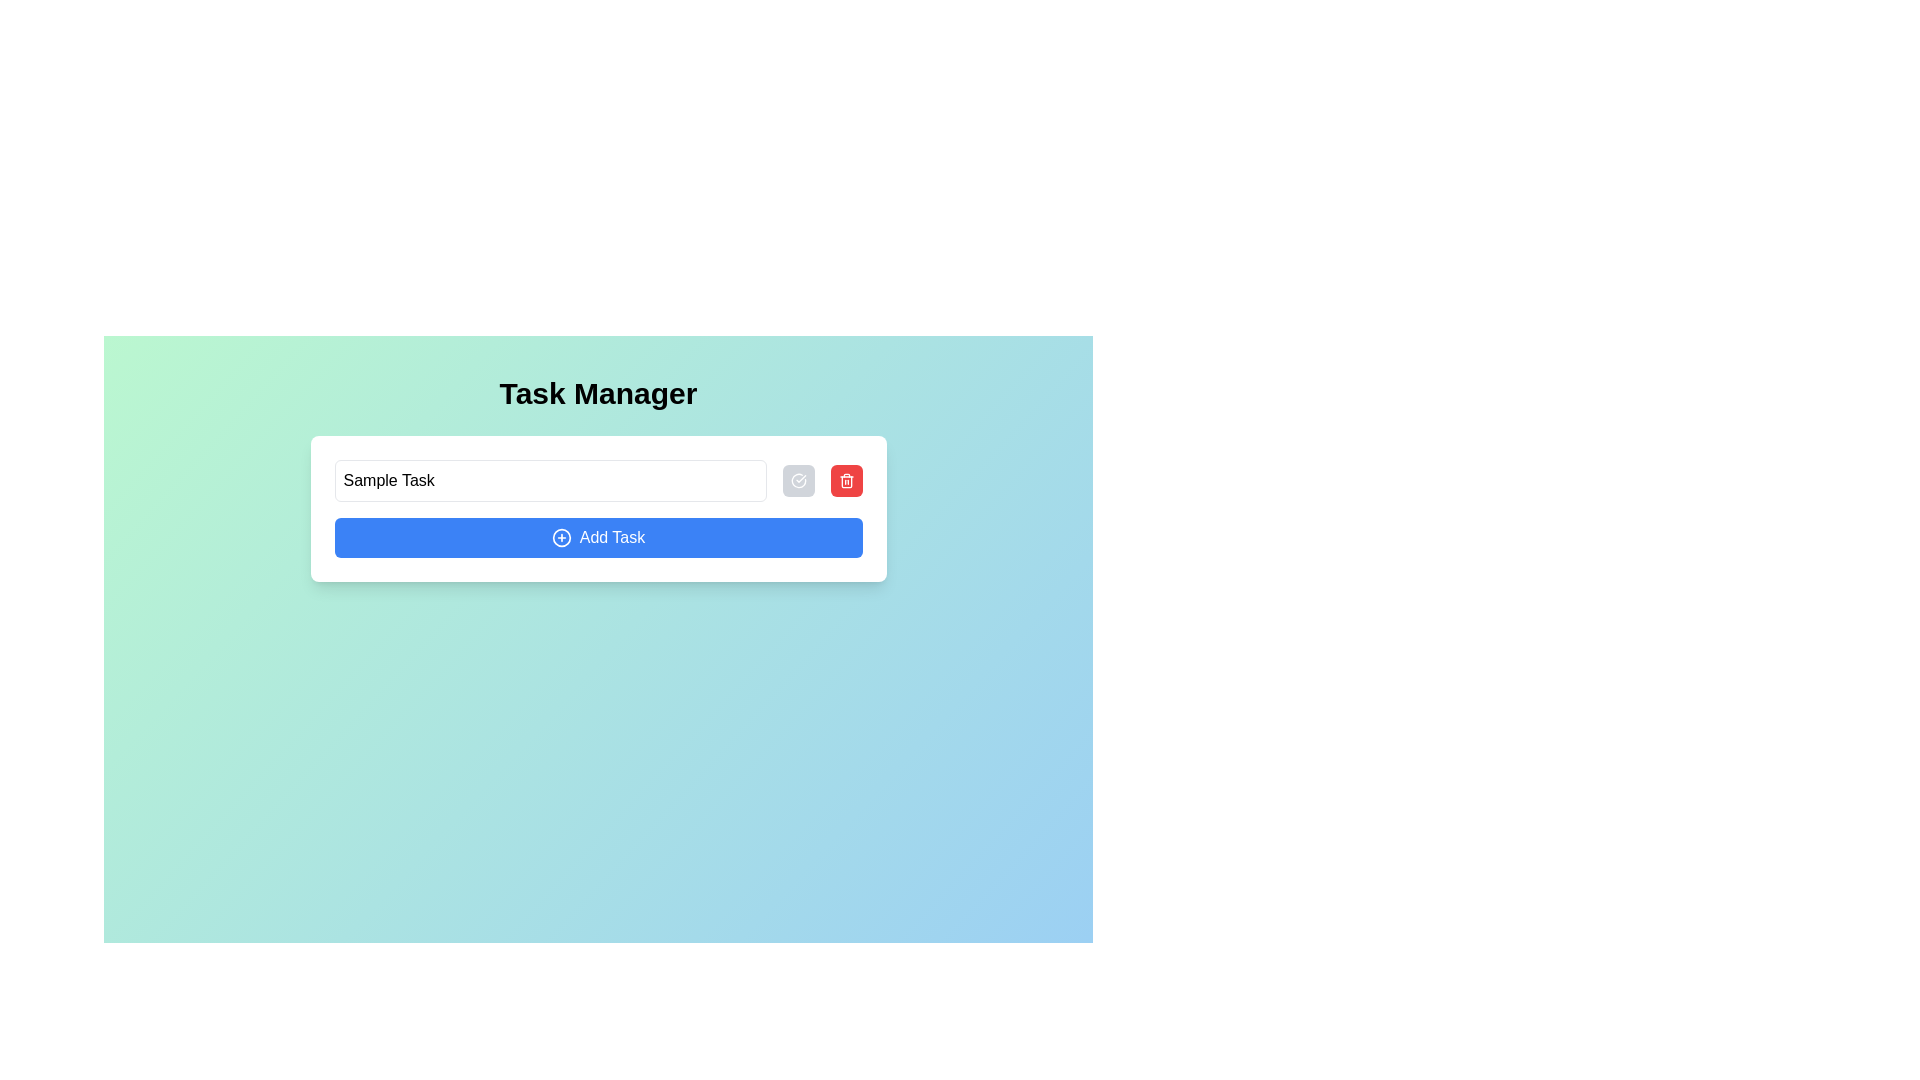 This screenshot has height=1080, width=1920. What do you see at coordinates (560, 536) in the screenshot?
I see `the button labeled 'Add Task' which contains a decorative icon of a circle with a plus sign inside, located at the bottom-center of the interface` at bounding box center [560, 536].